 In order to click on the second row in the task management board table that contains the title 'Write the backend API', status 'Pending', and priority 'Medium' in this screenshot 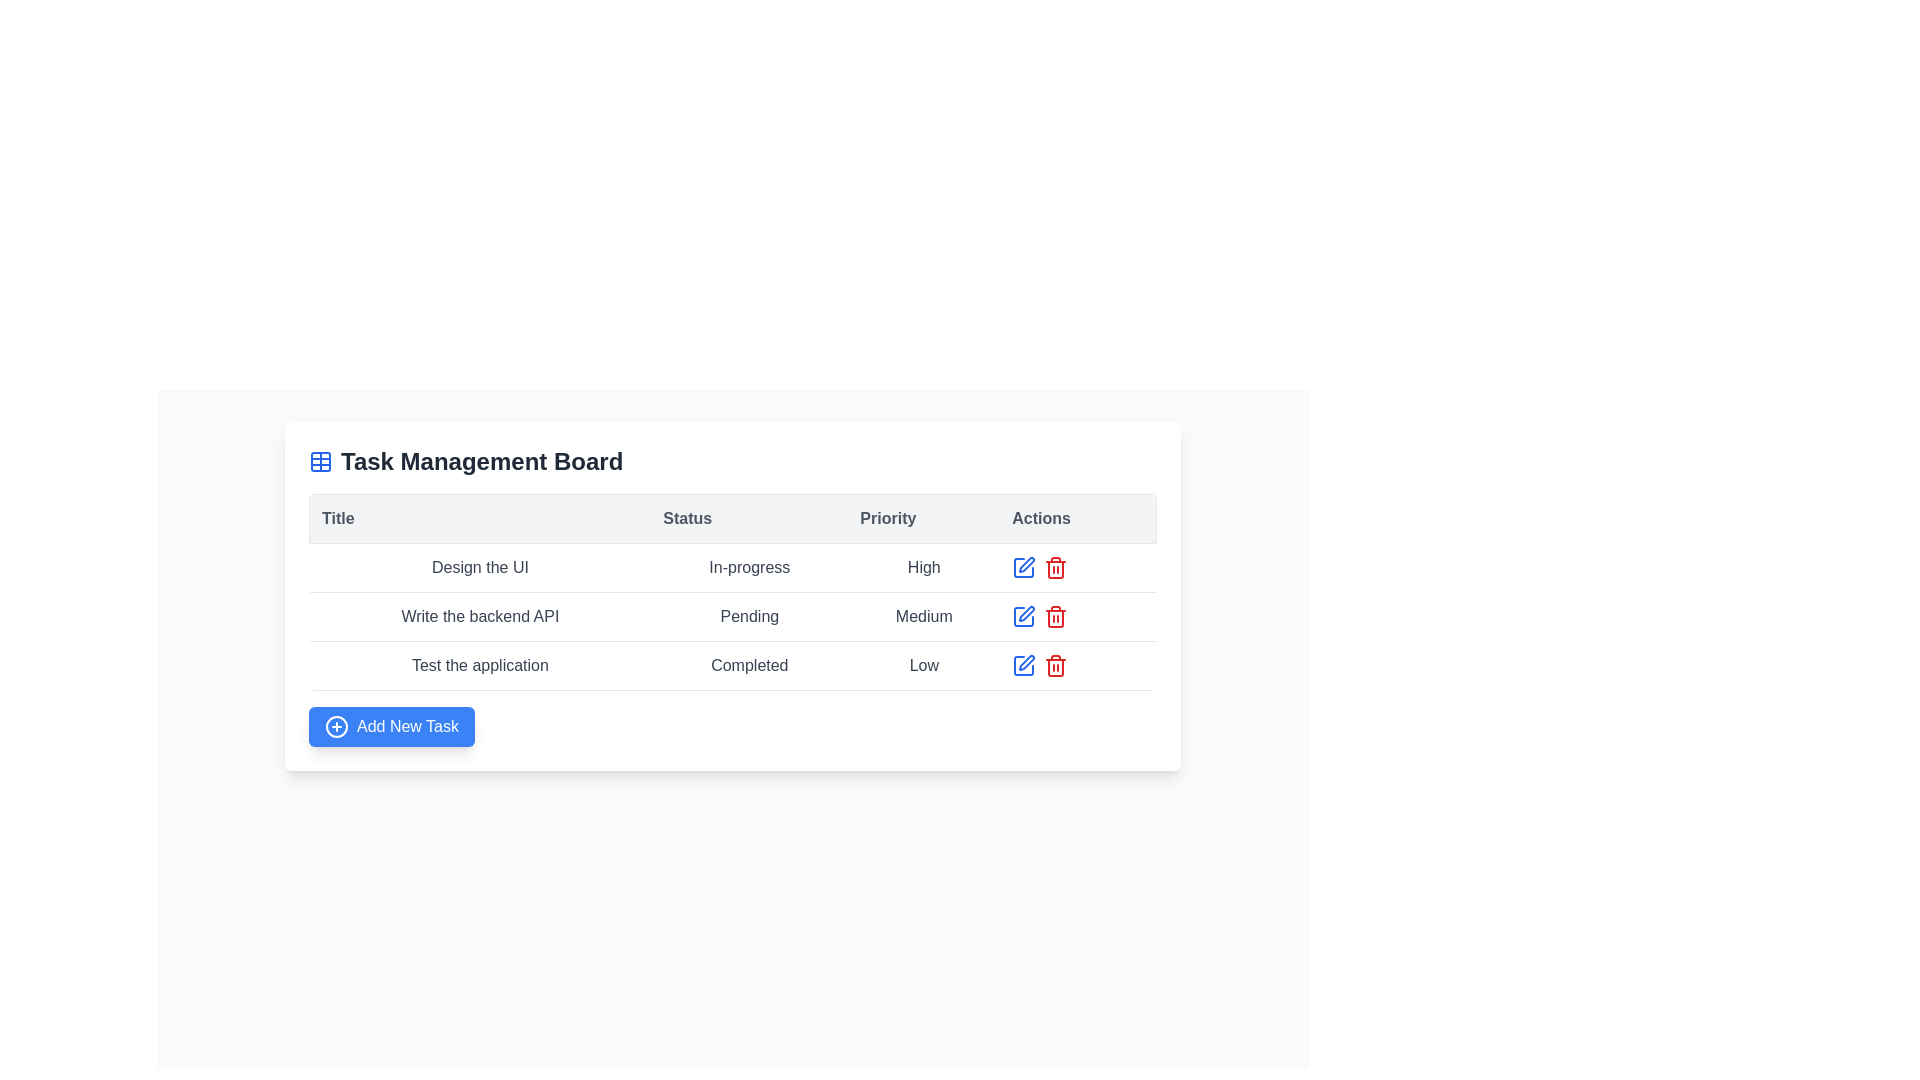, I will do `click(732, 616)`.